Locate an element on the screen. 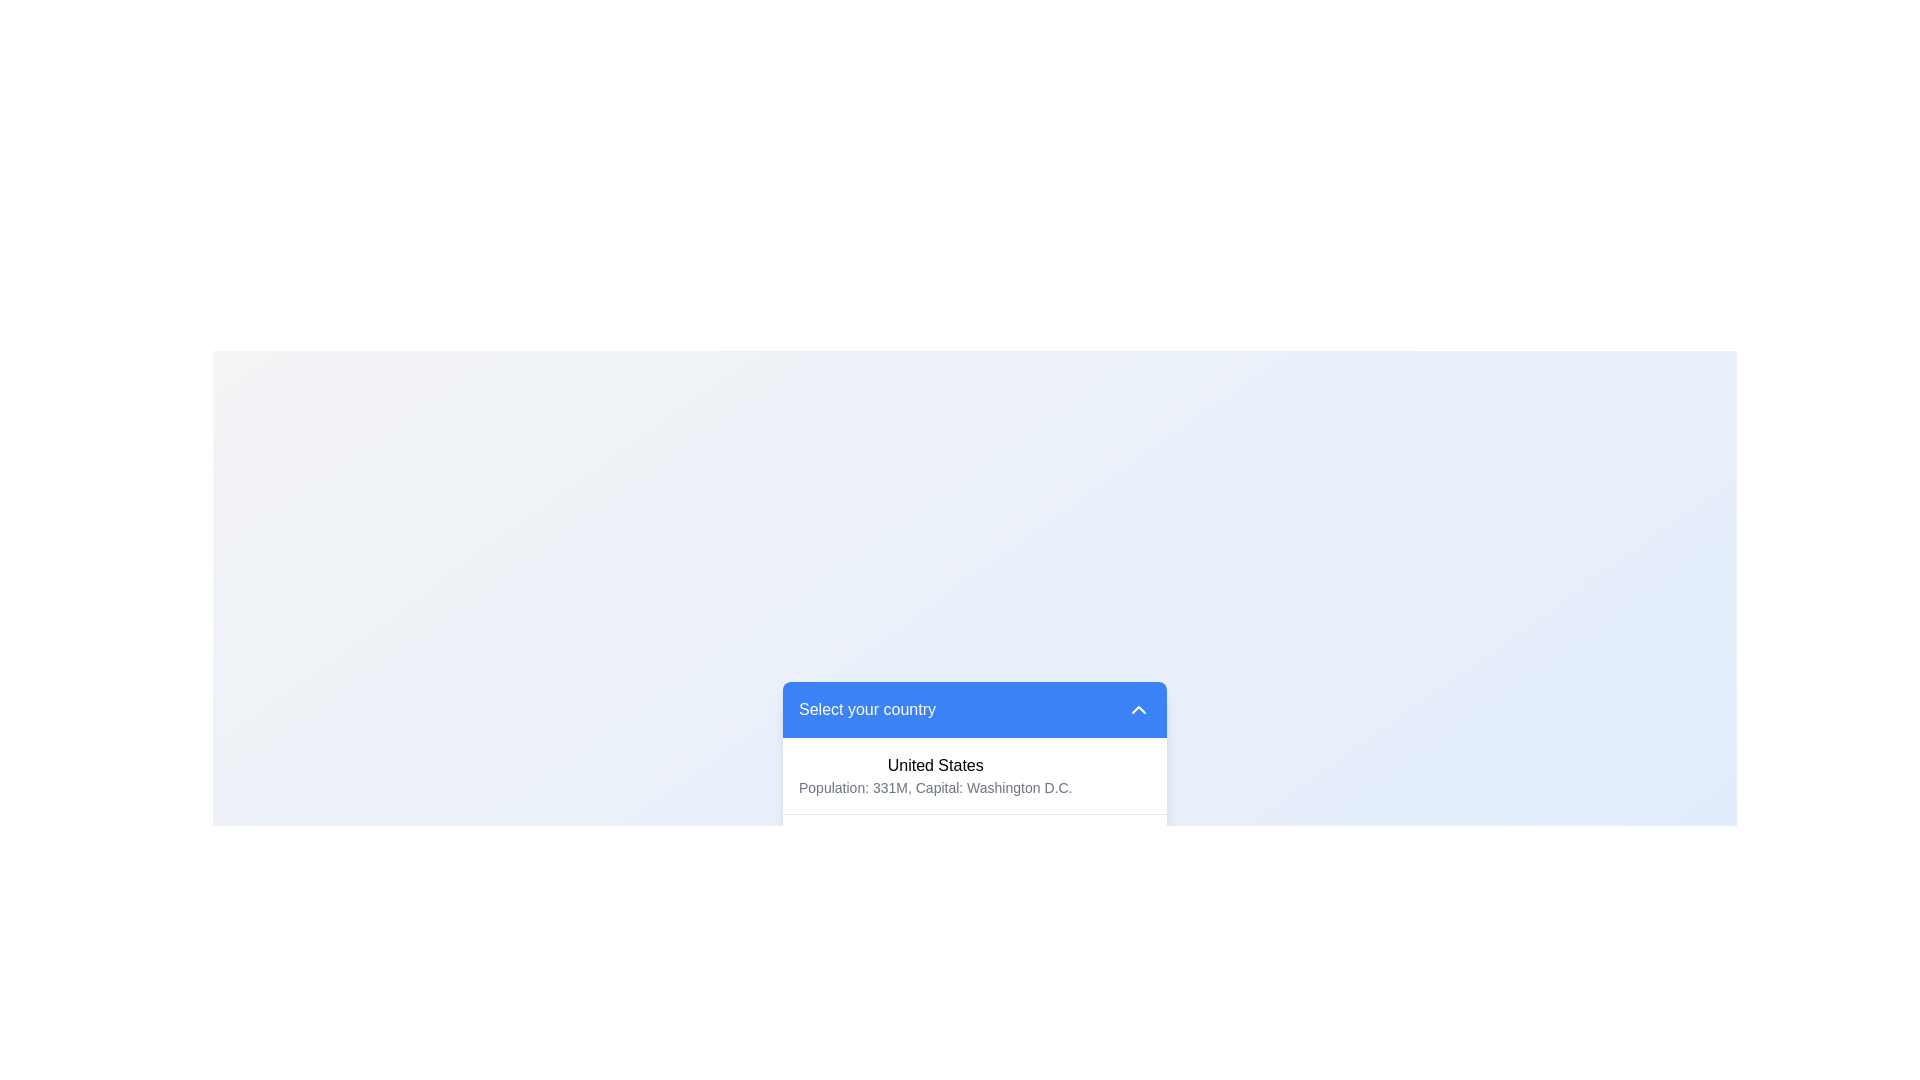 The image size is (1920, 1080). the first list item representing the United States in the dropdown menu is located at coordinates (974, 774).